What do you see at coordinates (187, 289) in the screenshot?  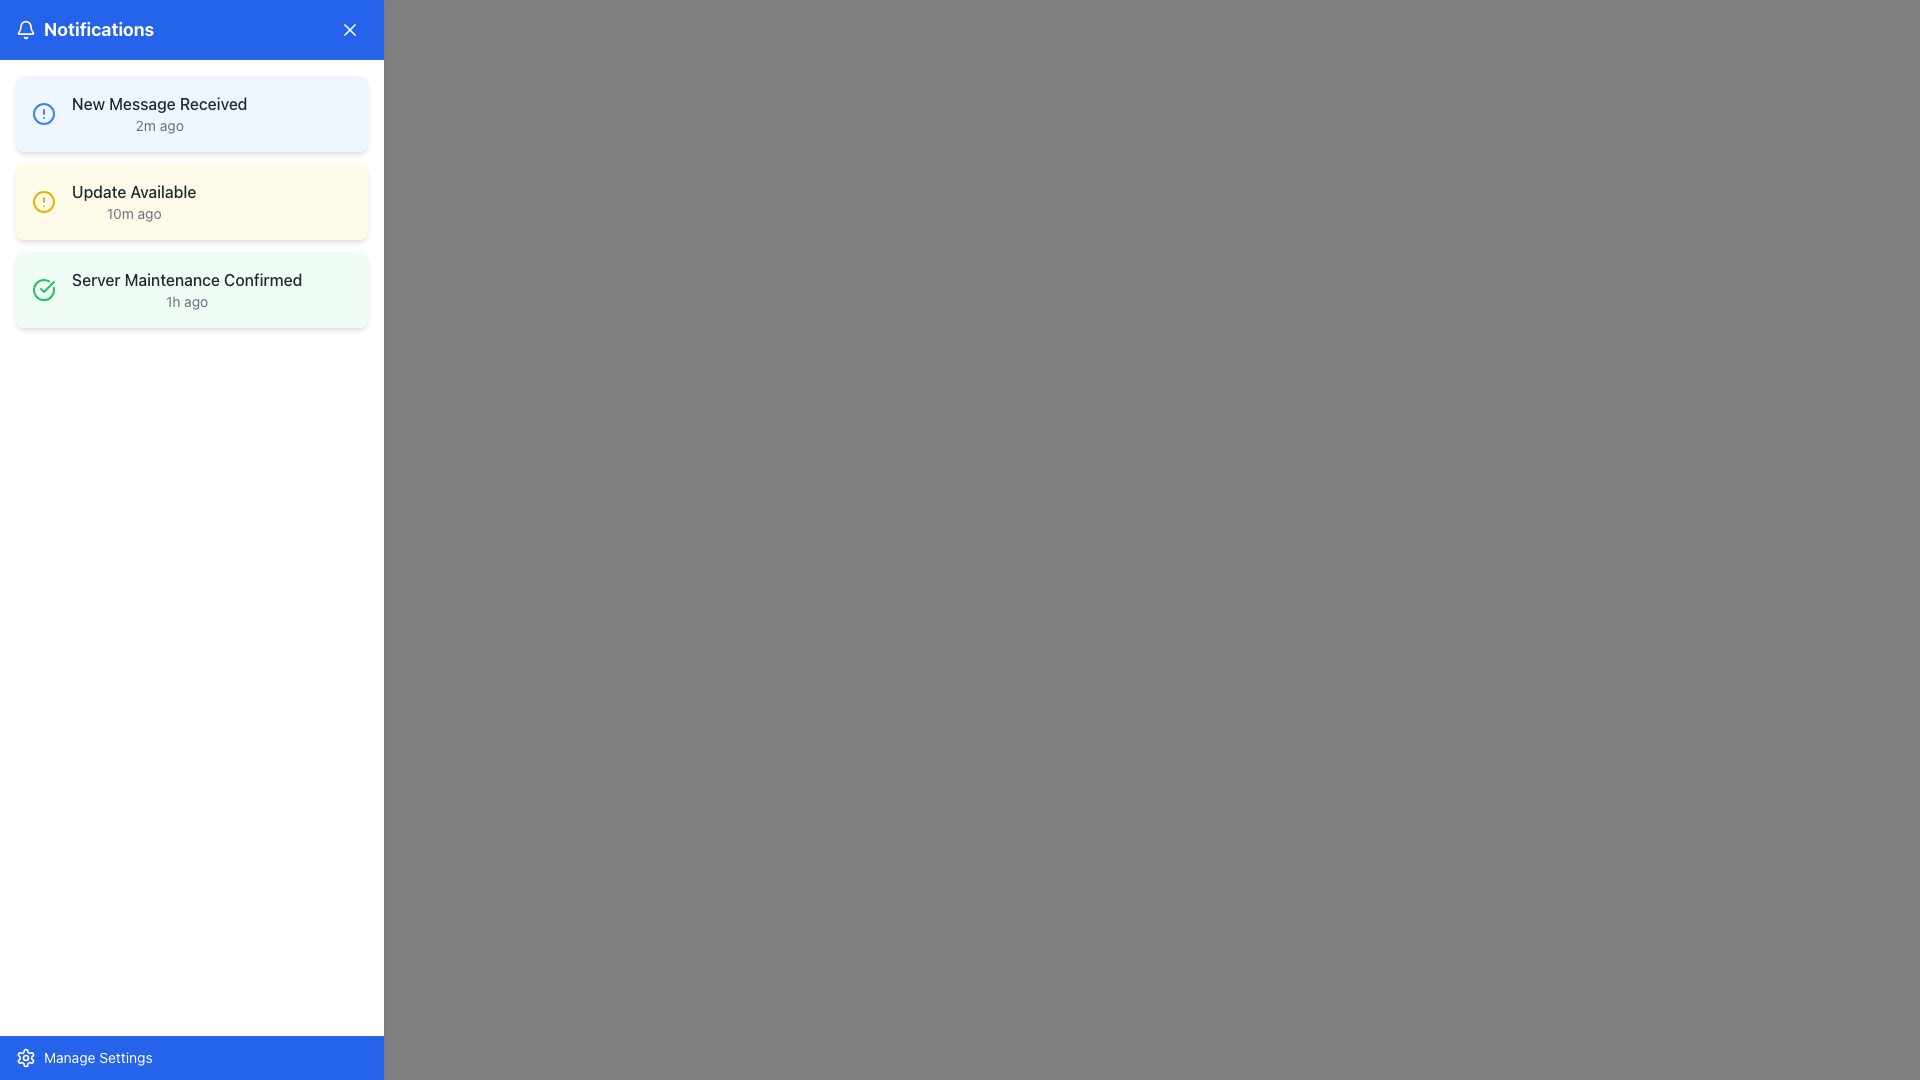 I see `the text block displaying the title and timestamp of a notification related to server maintenance confirmation, located third from the top in the notification list and aligned to the right of the green checkmark icon` at bounding box center [187, 289].